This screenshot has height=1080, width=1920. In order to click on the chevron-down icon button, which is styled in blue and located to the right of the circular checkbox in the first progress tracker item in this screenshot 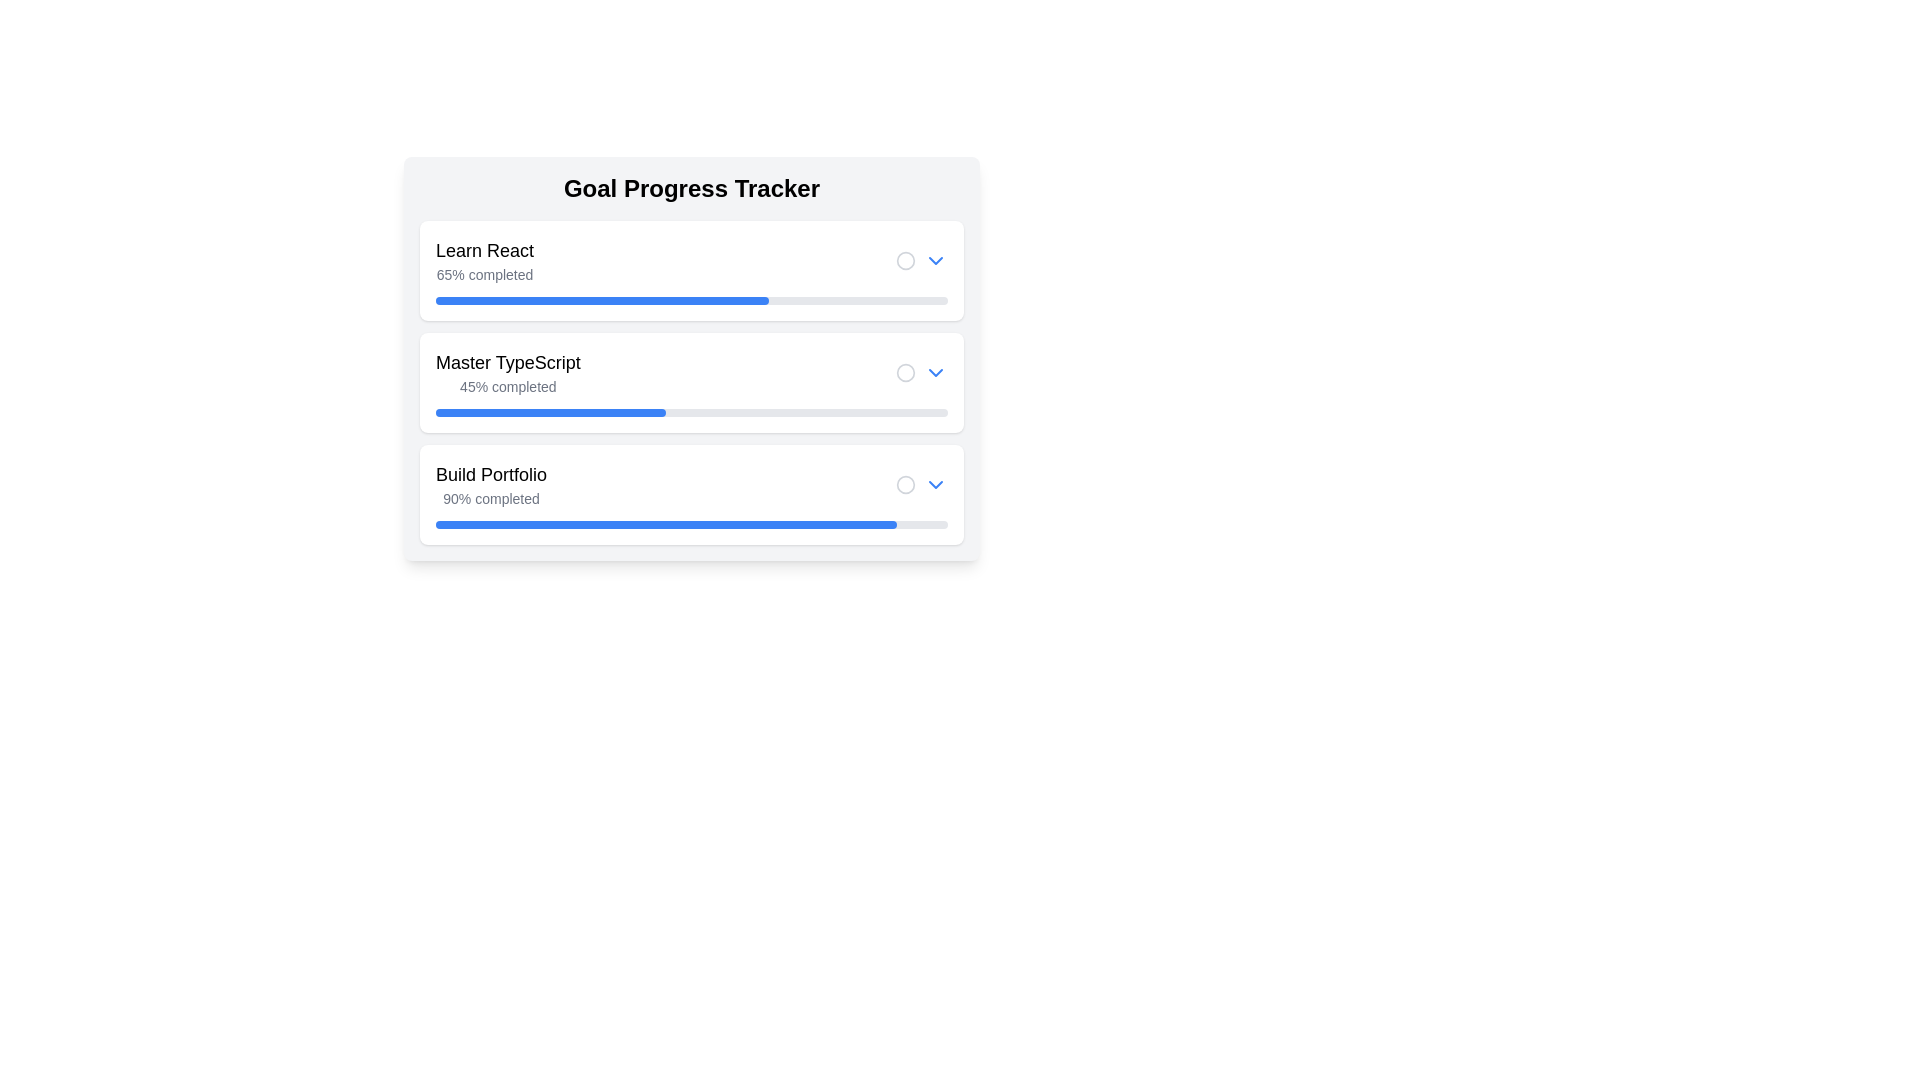, I will do `click(935, 260)`.